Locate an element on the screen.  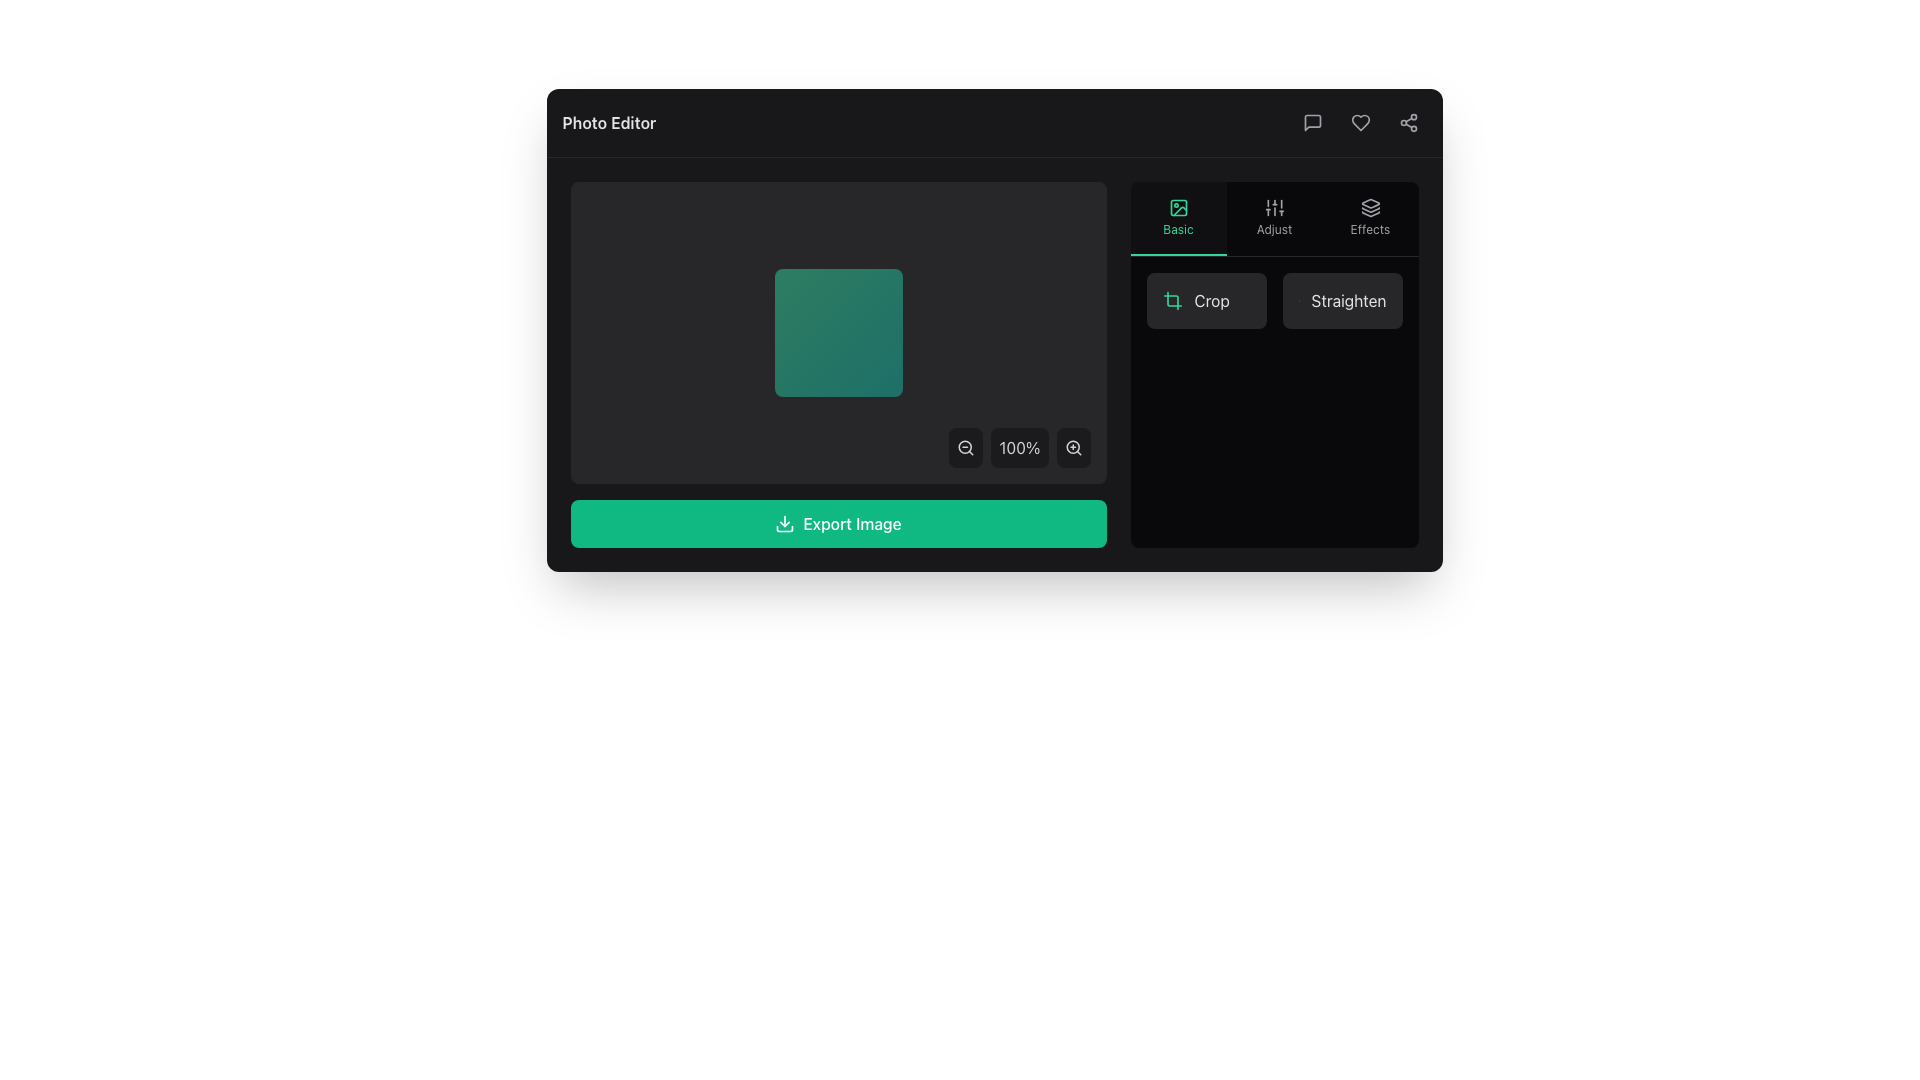
the 'Adjust' tab, which is the second tab in a row of three tabs labeled 'Basic', 'Adjust', and 'Effects', located in the top-right corner of the interface is located at coordinates (1273, 219).